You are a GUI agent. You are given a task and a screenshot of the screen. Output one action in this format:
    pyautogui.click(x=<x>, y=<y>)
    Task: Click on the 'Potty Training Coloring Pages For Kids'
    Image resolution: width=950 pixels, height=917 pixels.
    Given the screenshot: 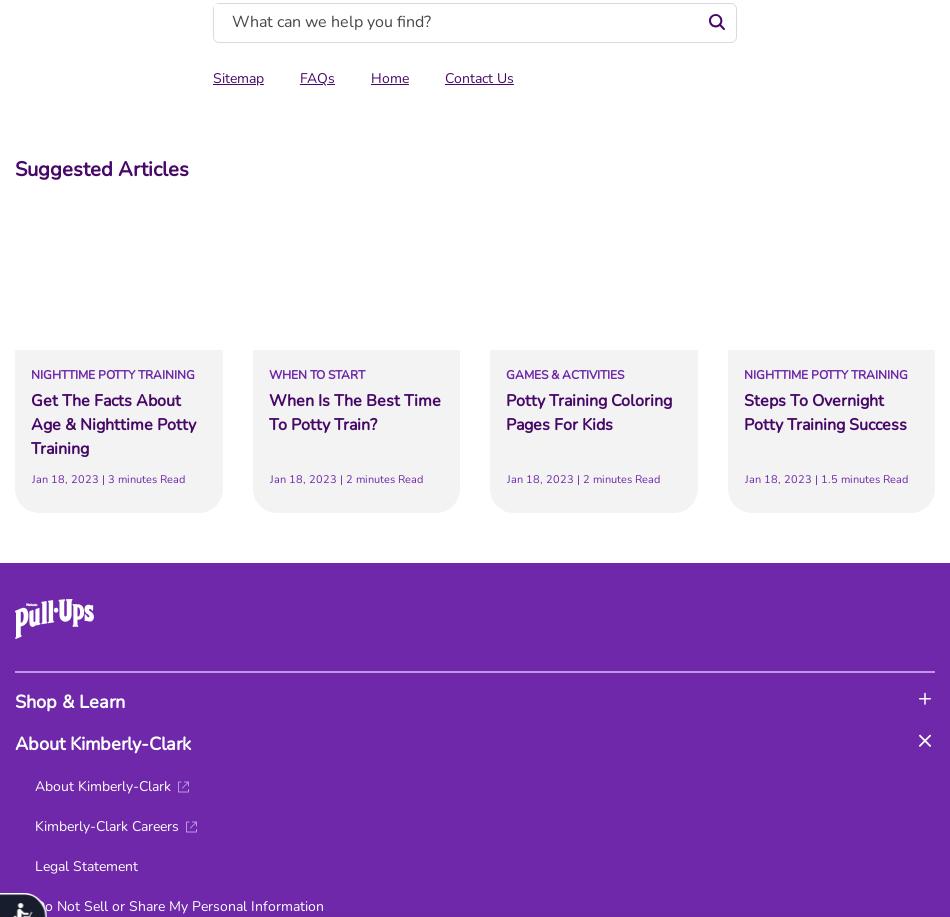 What is the action you would take?
    pyautogui.click(x=589, y=413)
    